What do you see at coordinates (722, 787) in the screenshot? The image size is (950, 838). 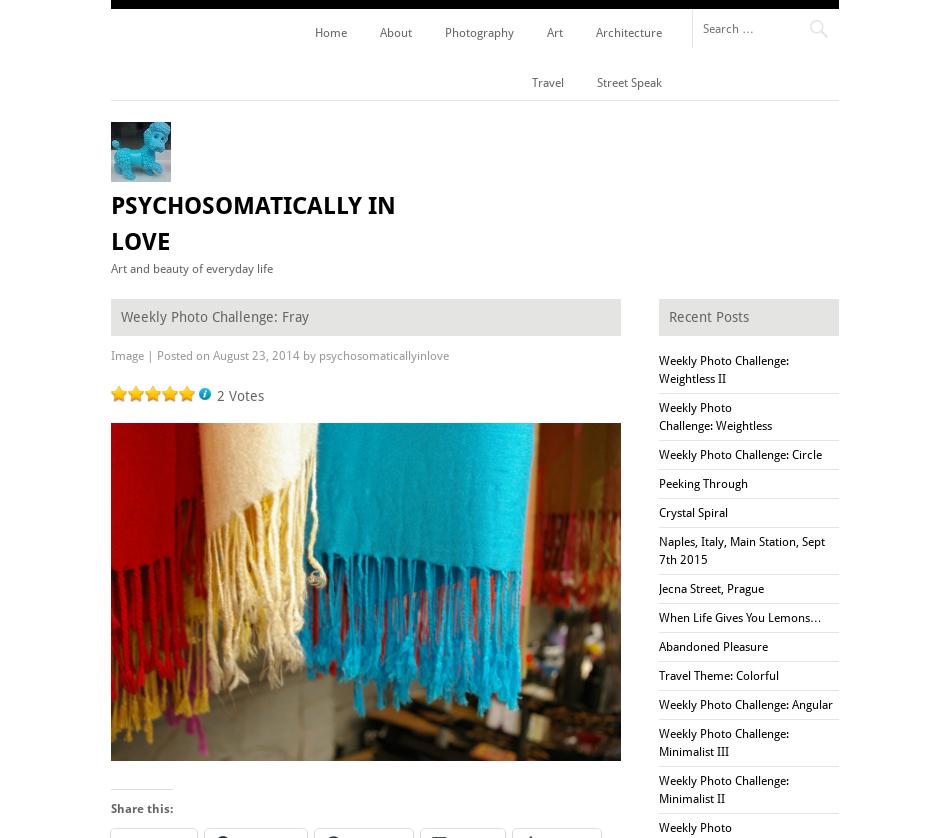 I see `'Weekly Photo Challenge: Minimalist II'` at bounding box center [722, 787].